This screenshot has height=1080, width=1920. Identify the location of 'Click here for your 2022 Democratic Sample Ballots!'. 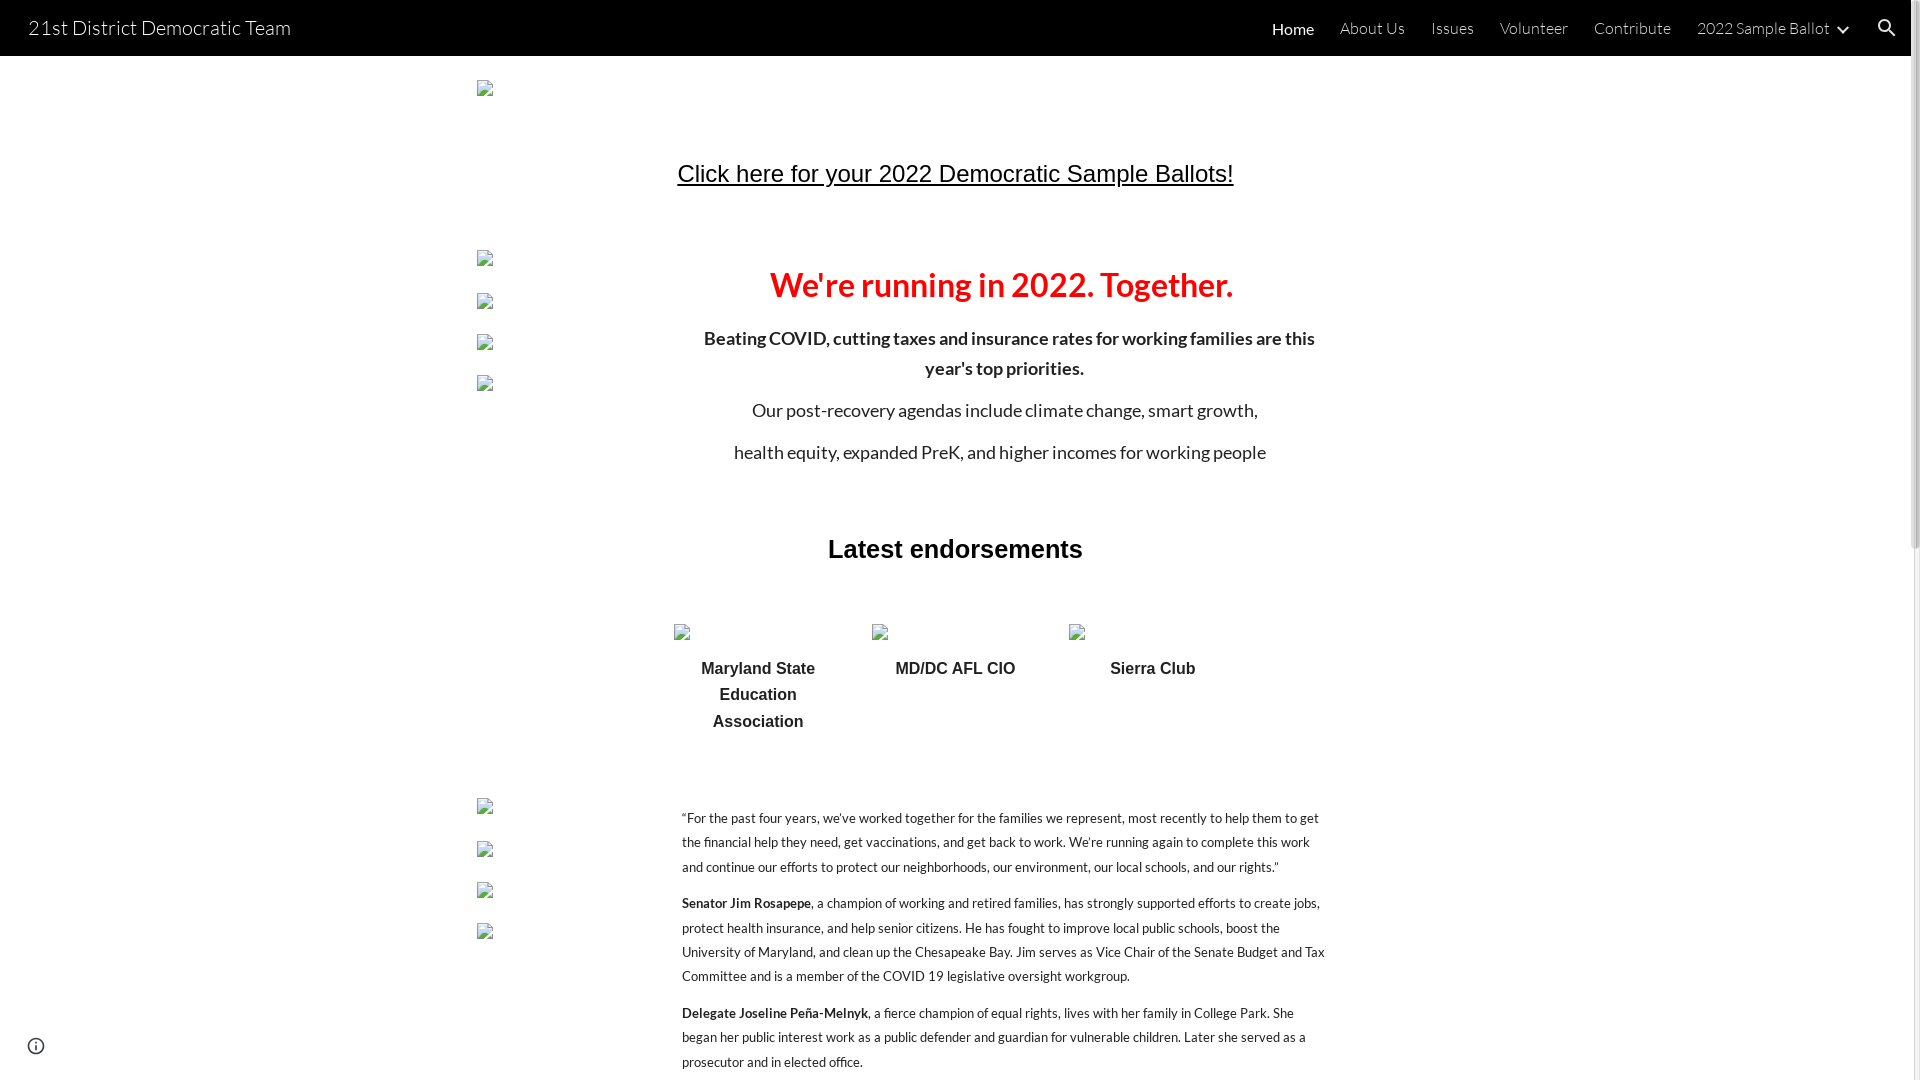
(954, 175).